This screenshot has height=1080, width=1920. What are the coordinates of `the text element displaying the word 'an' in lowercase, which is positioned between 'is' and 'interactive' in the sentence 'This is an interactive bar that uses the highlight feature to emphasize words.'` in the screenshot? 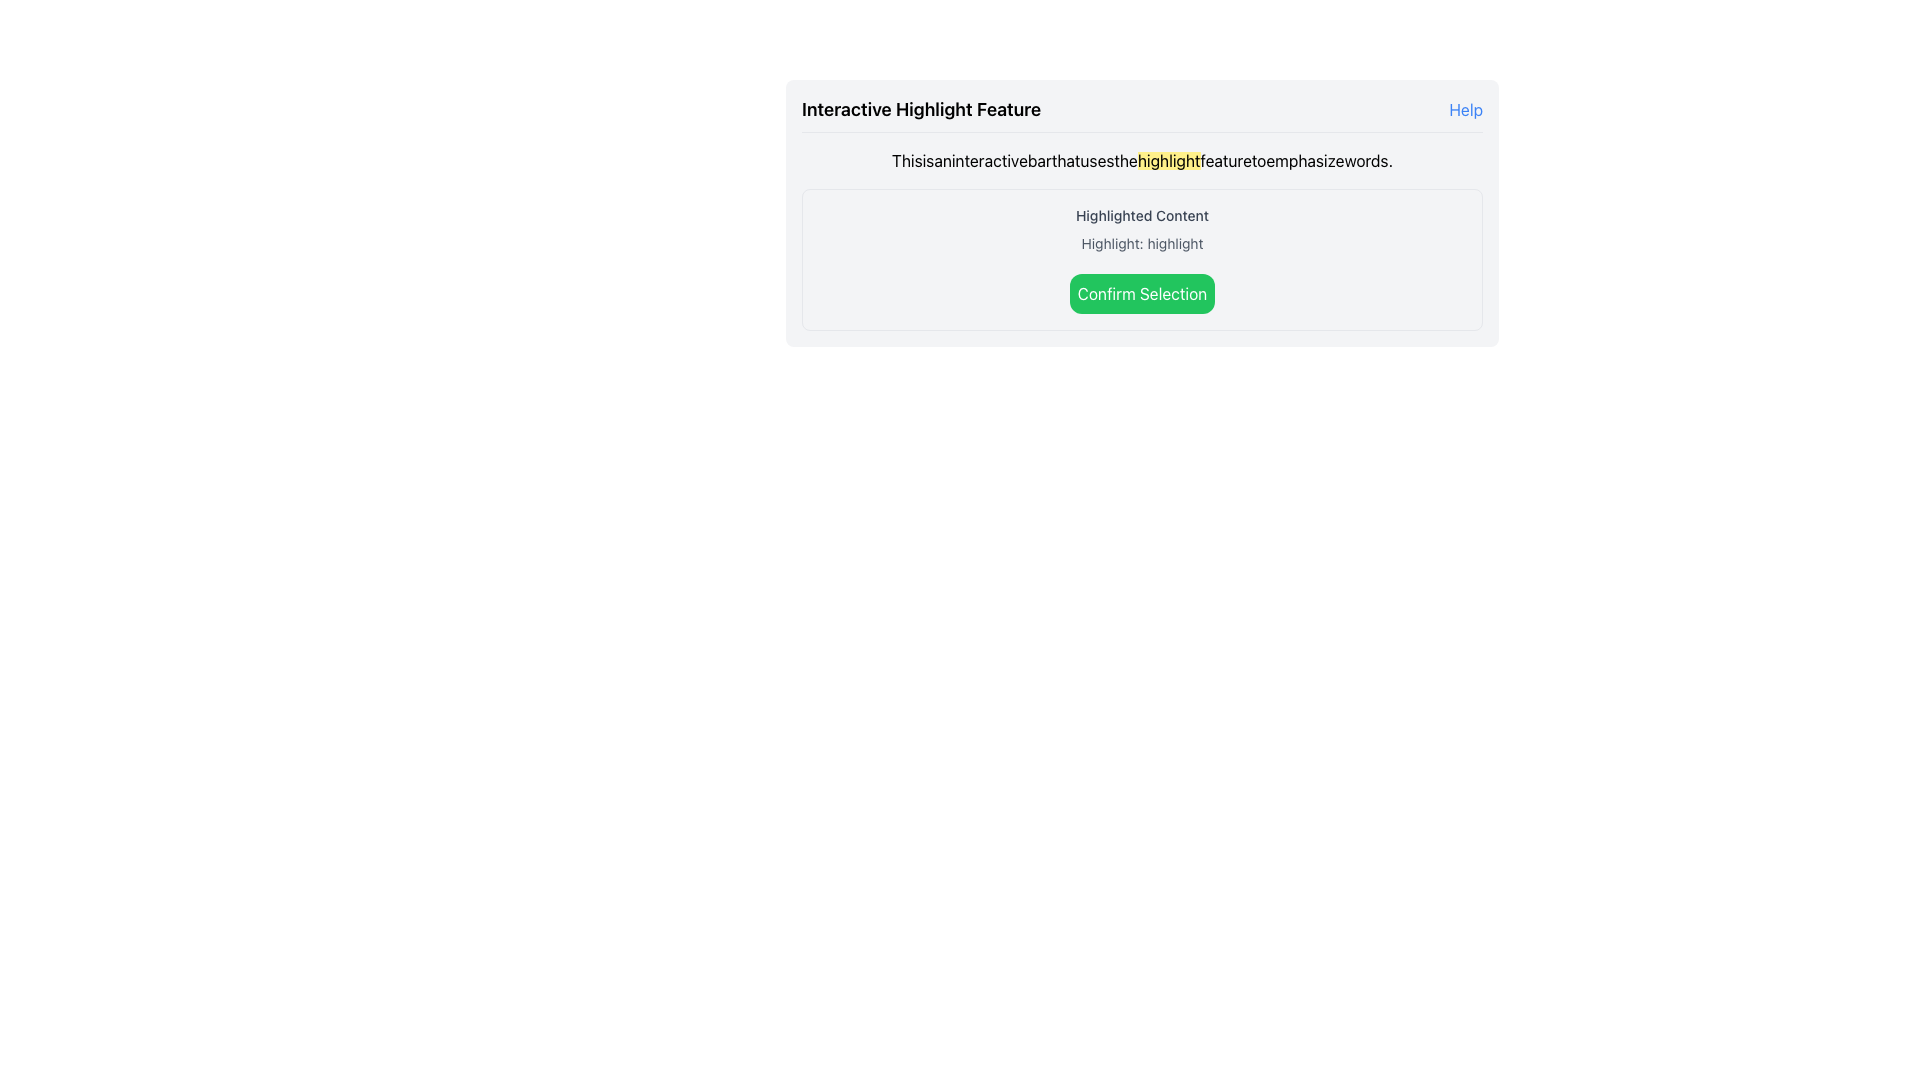 It's located at (942, 160).